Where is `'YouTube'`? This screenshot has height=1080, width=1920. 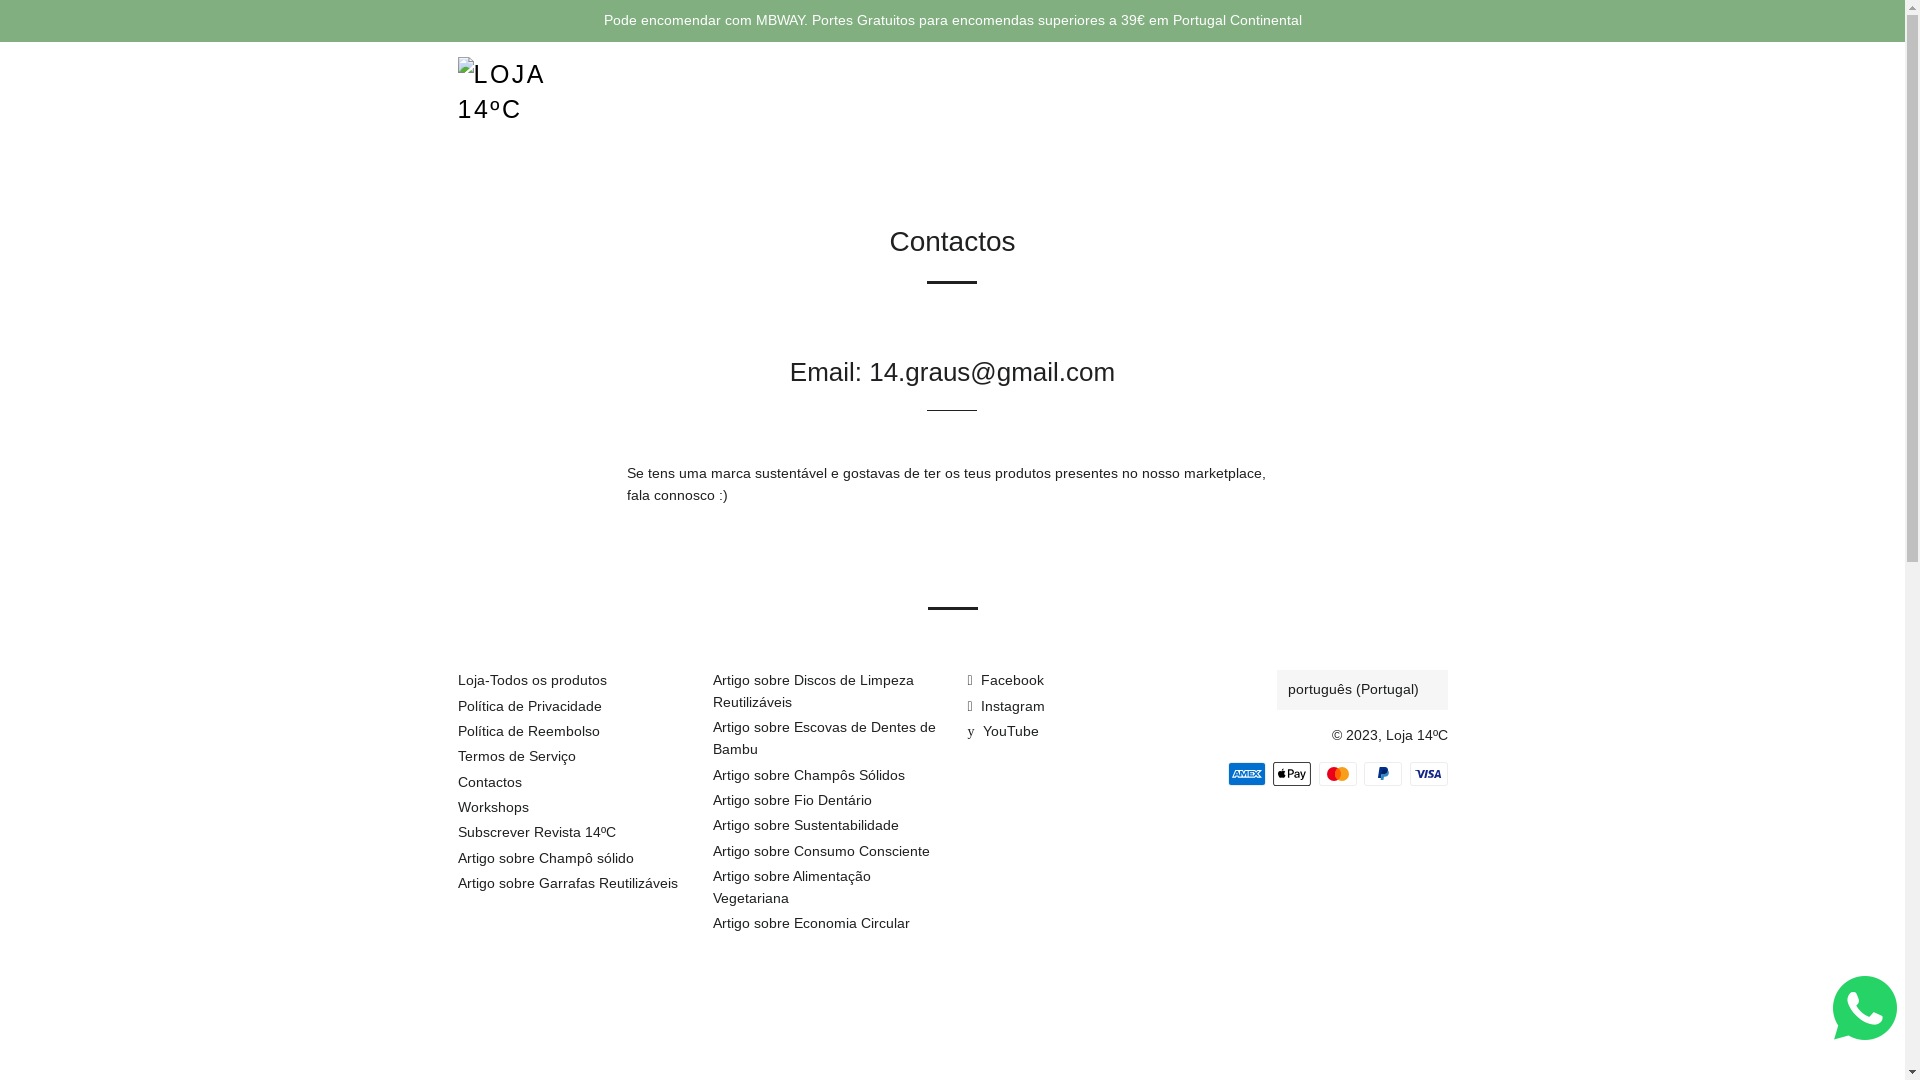 'YouTube' is located at coordinates (1003, 731).